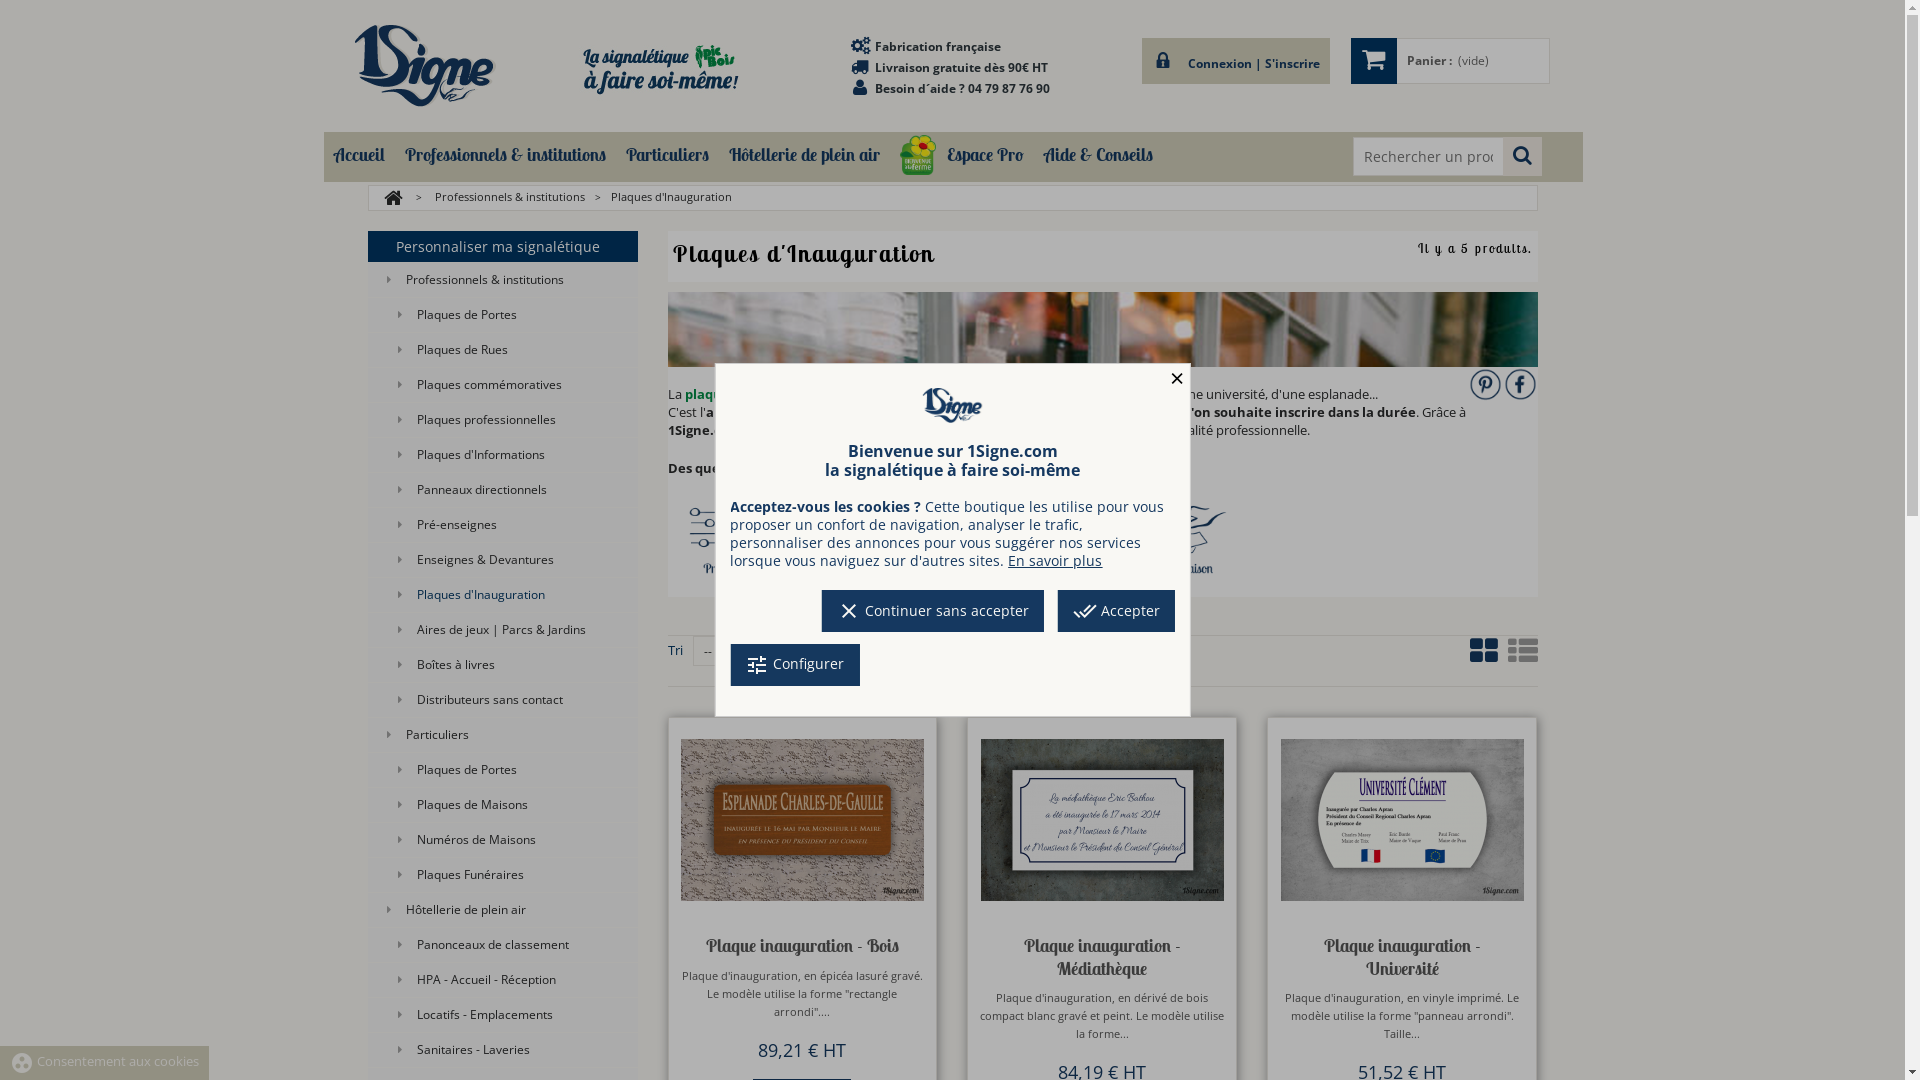 The image size is (1920, 1080). I want to click on 'Panonceaux de classement', so click(503, 945).